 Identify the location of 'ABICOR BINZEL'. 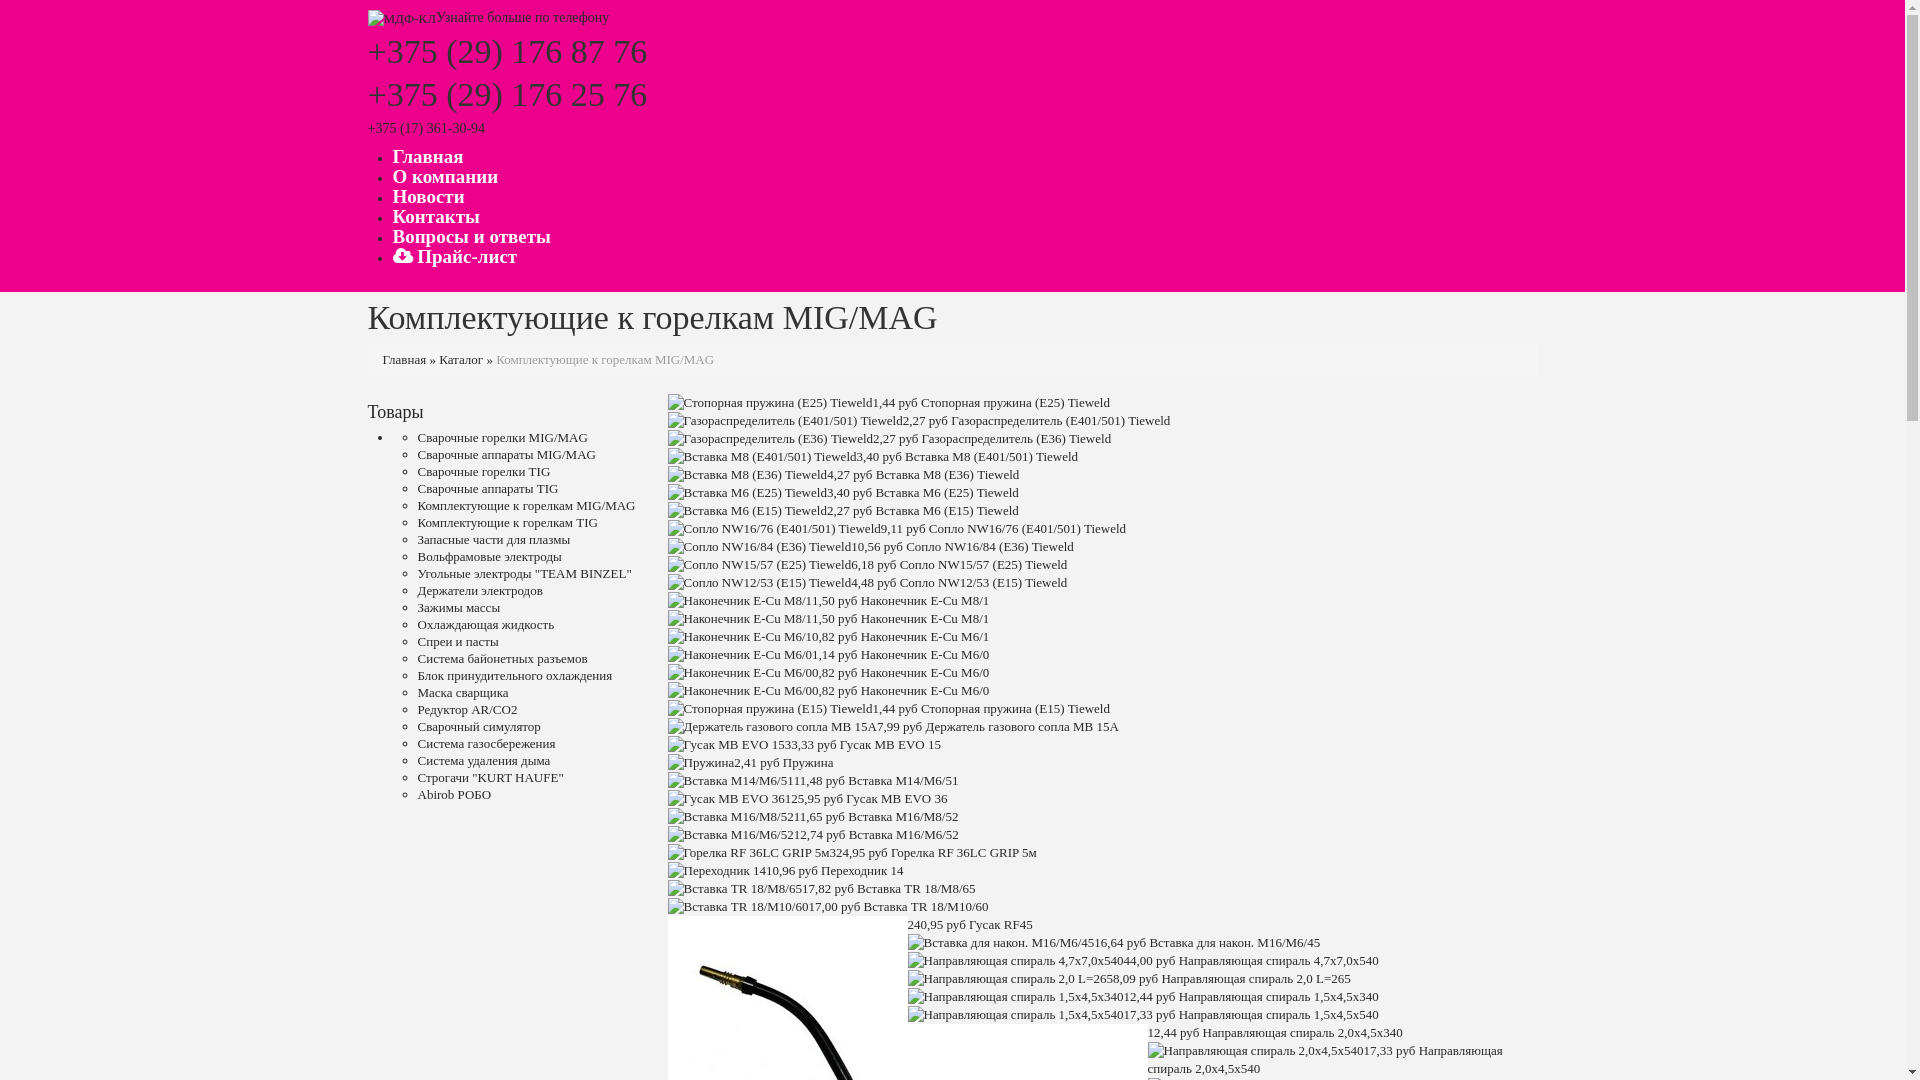
(401, 17).